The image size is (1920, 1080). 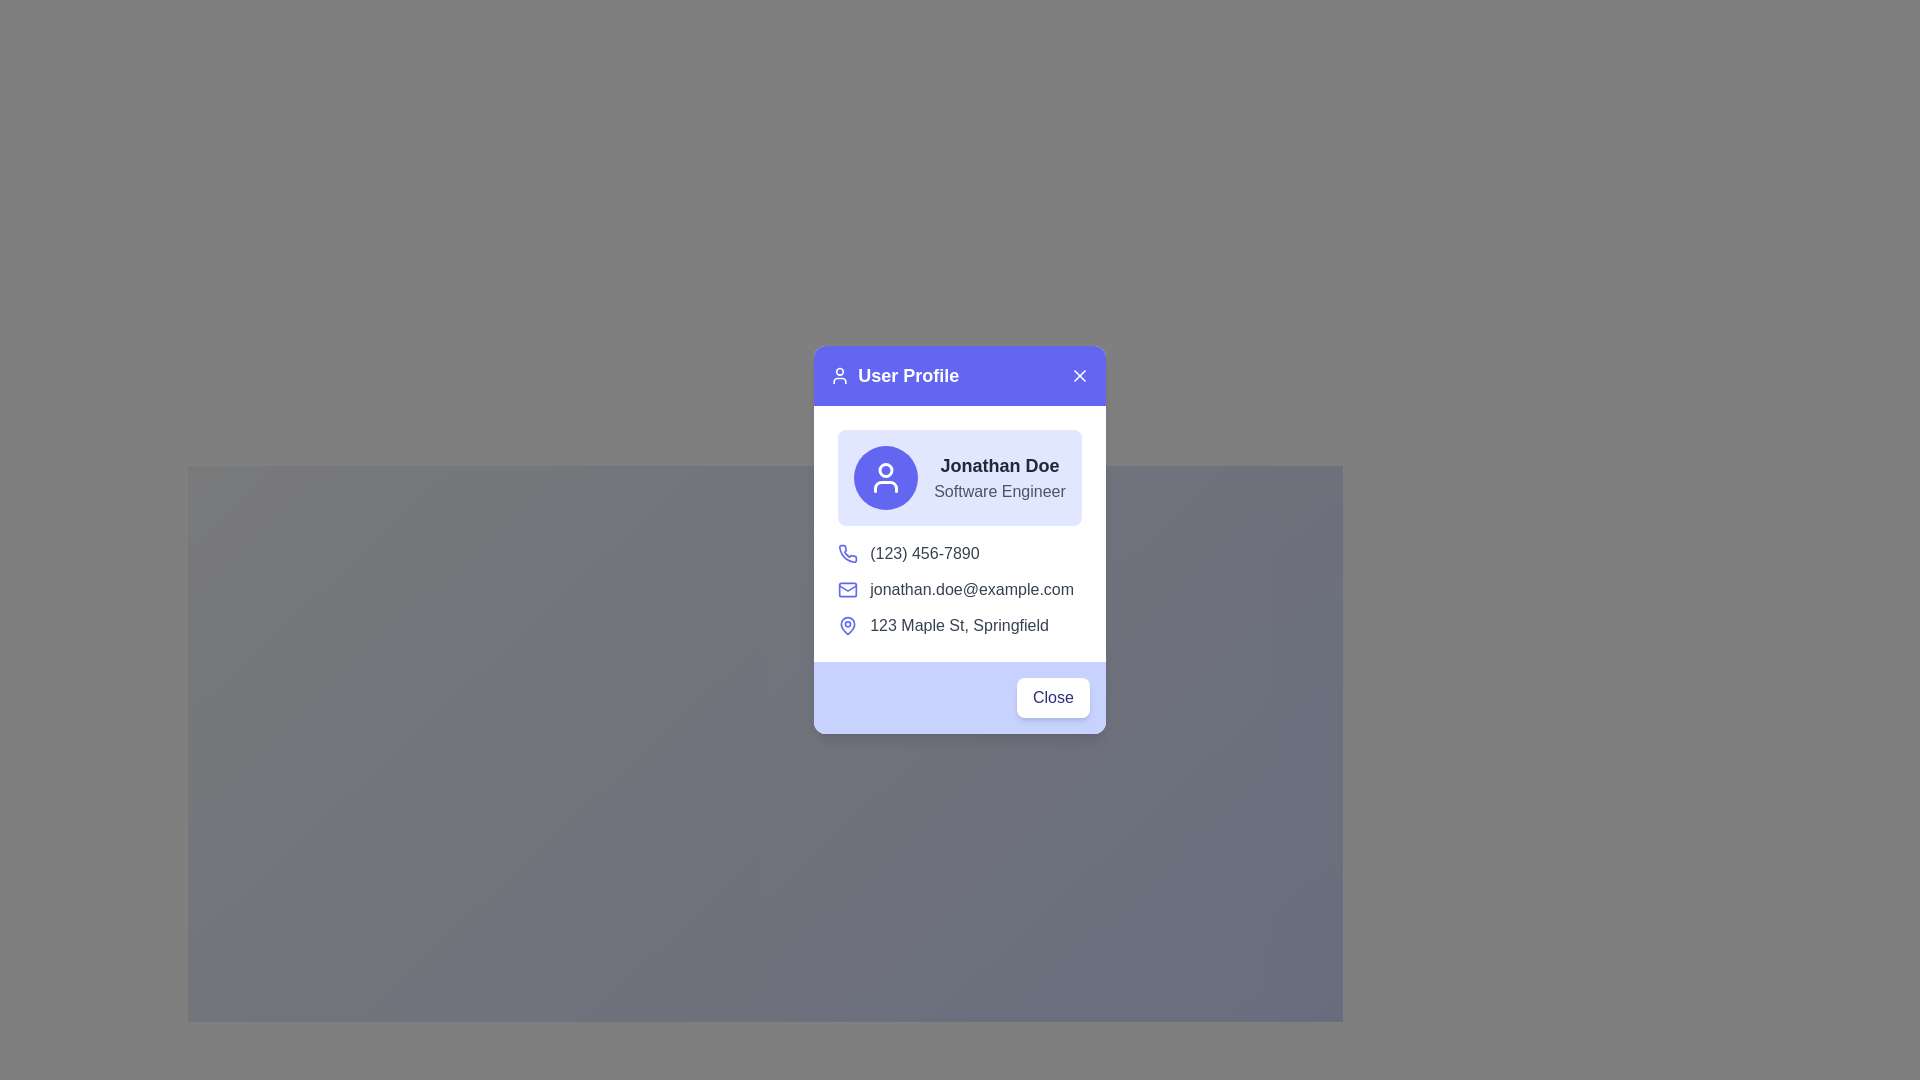 I want to click on the visual indicator icon that represents location or address information in the profile card, located near the bottom left of the dialog box, so click(x=848, y=624).